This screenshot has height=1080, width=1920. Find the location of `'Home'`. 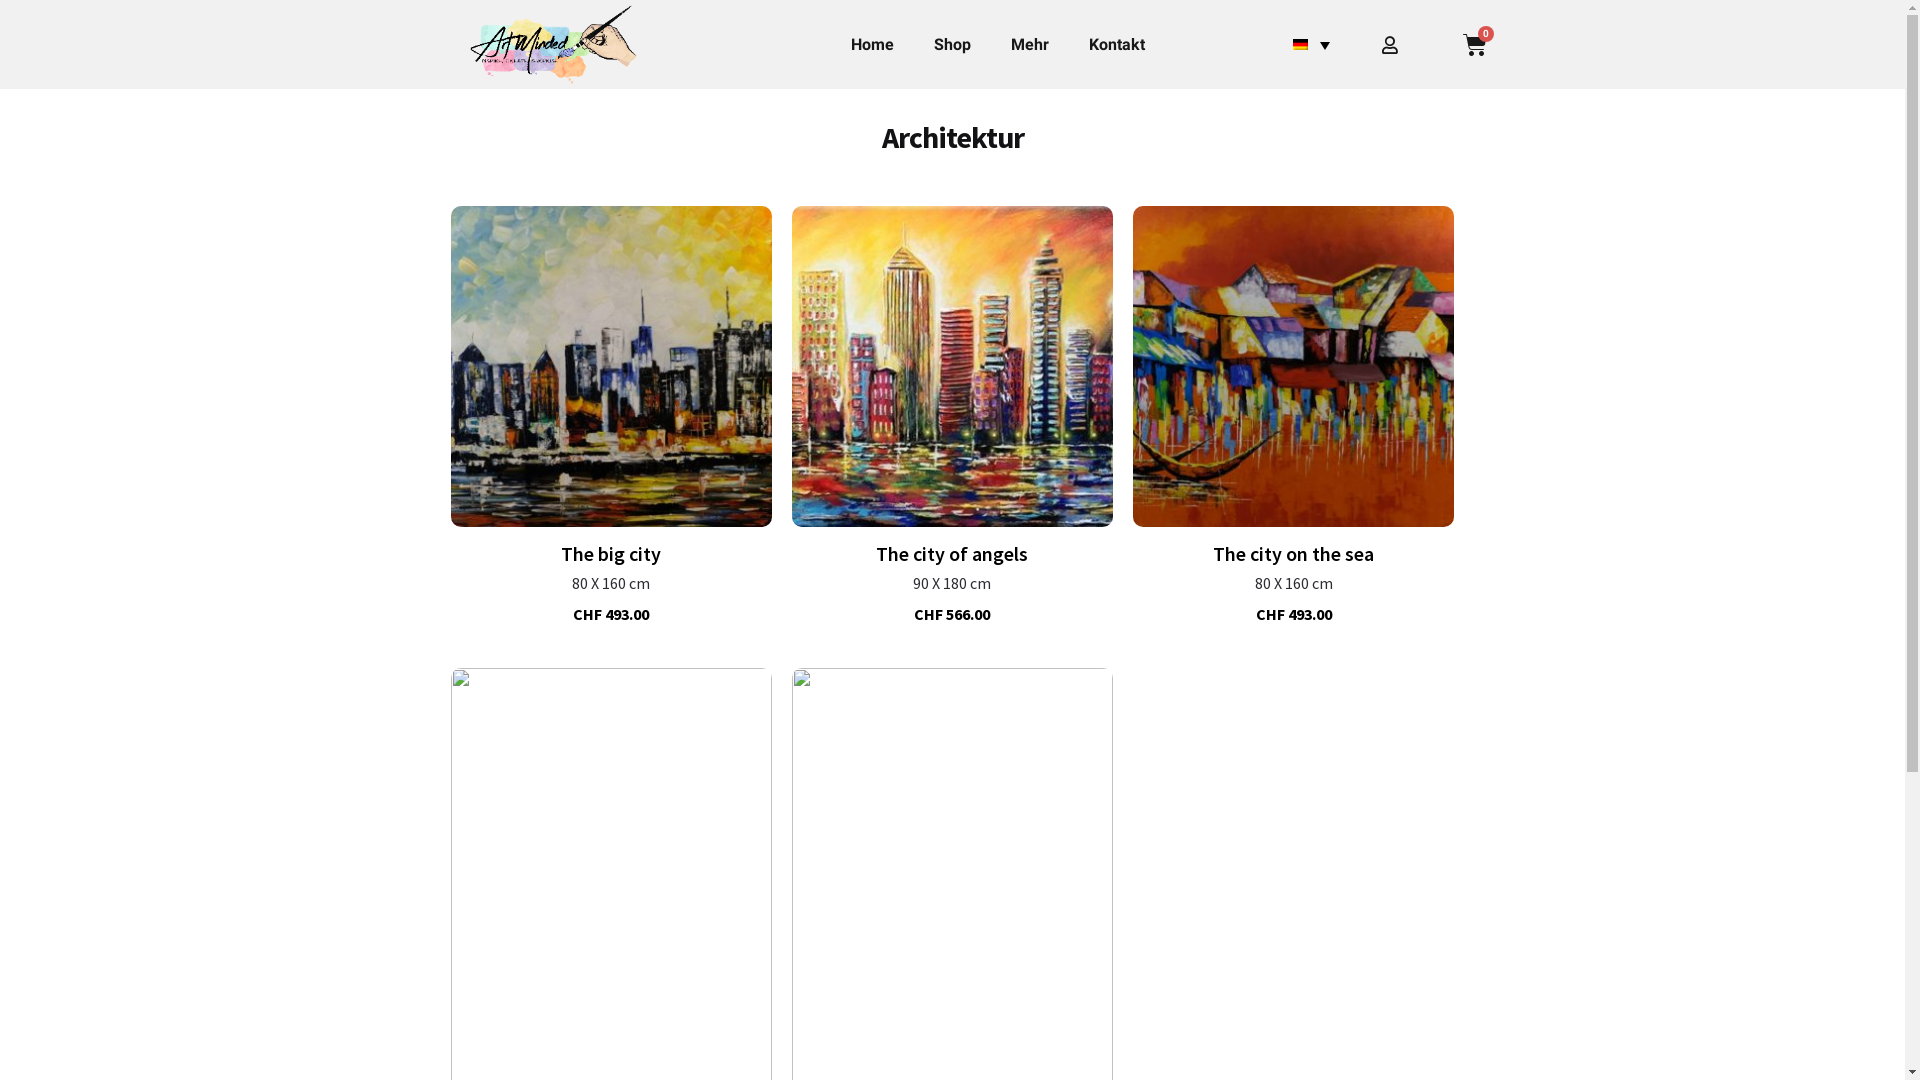

'Home' is located at coordinates (830, 45).